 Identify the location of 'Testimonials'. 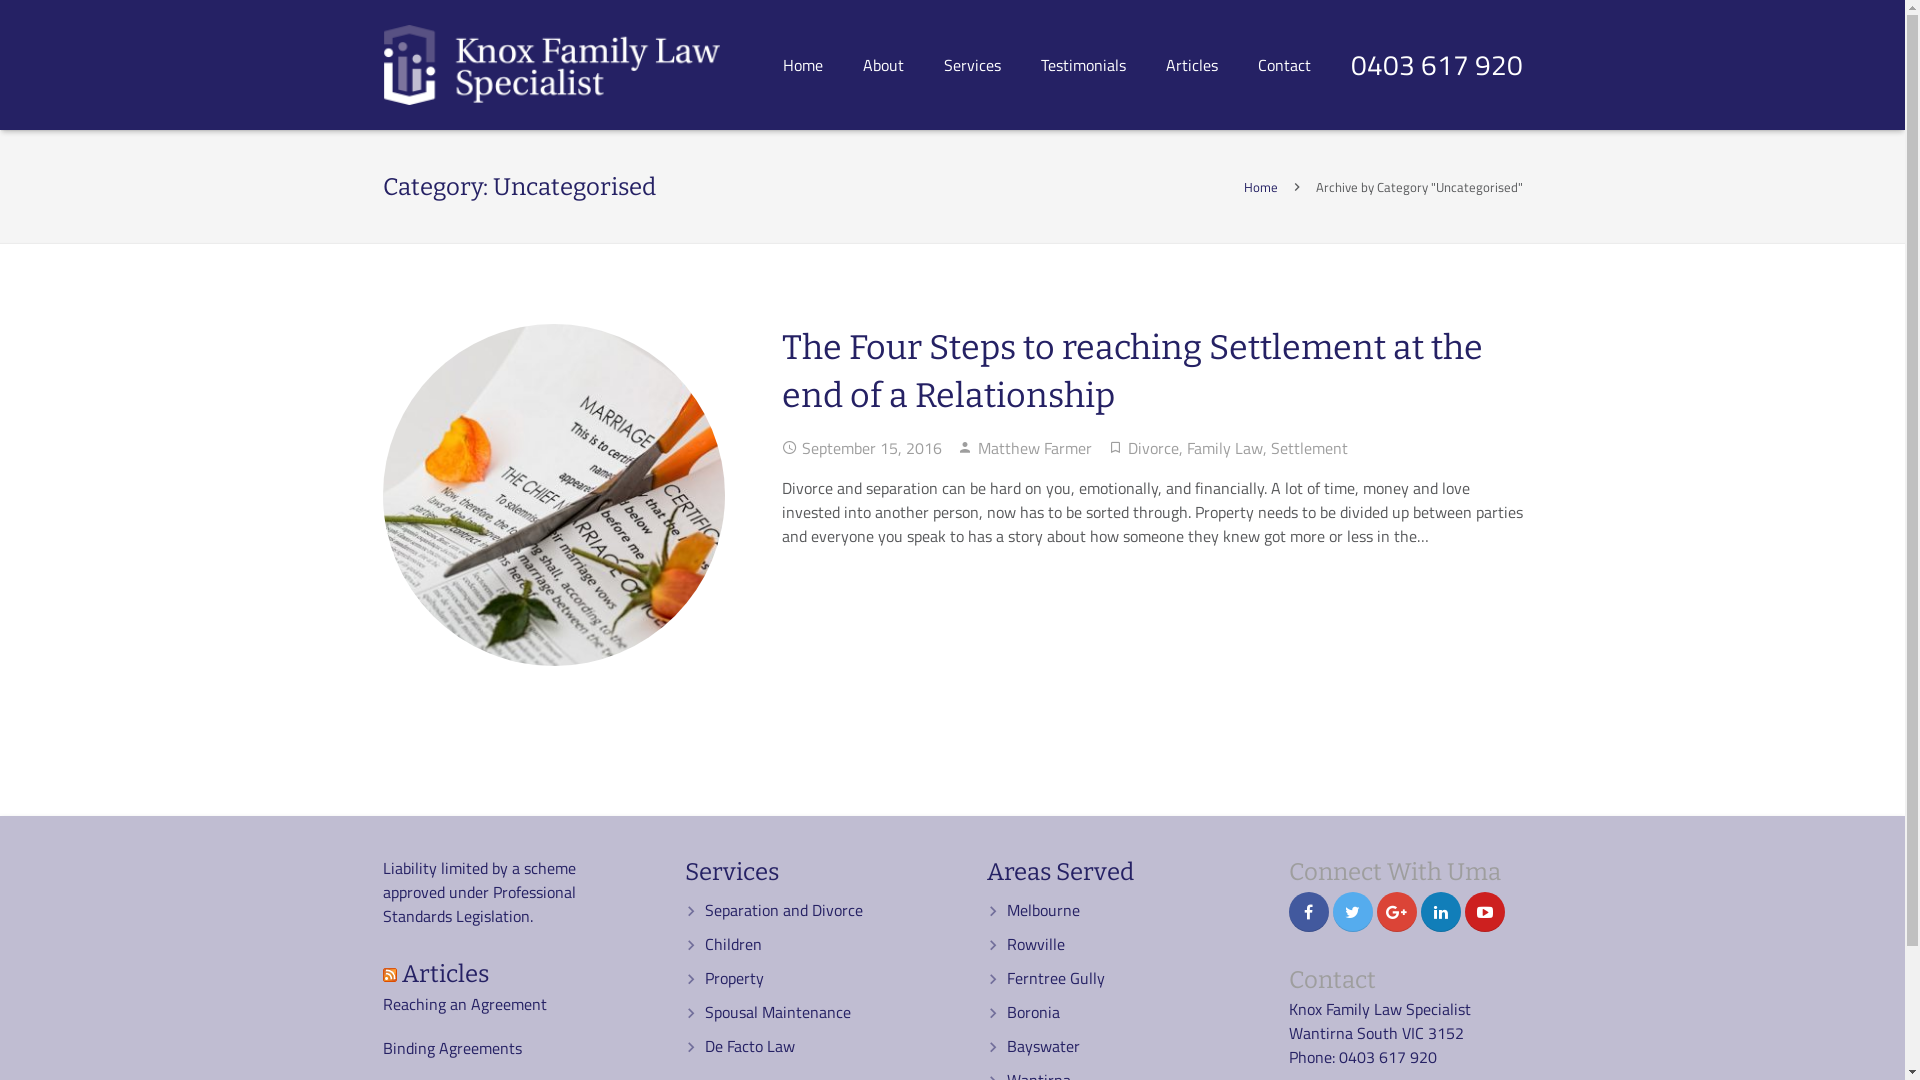
(1021, 64).